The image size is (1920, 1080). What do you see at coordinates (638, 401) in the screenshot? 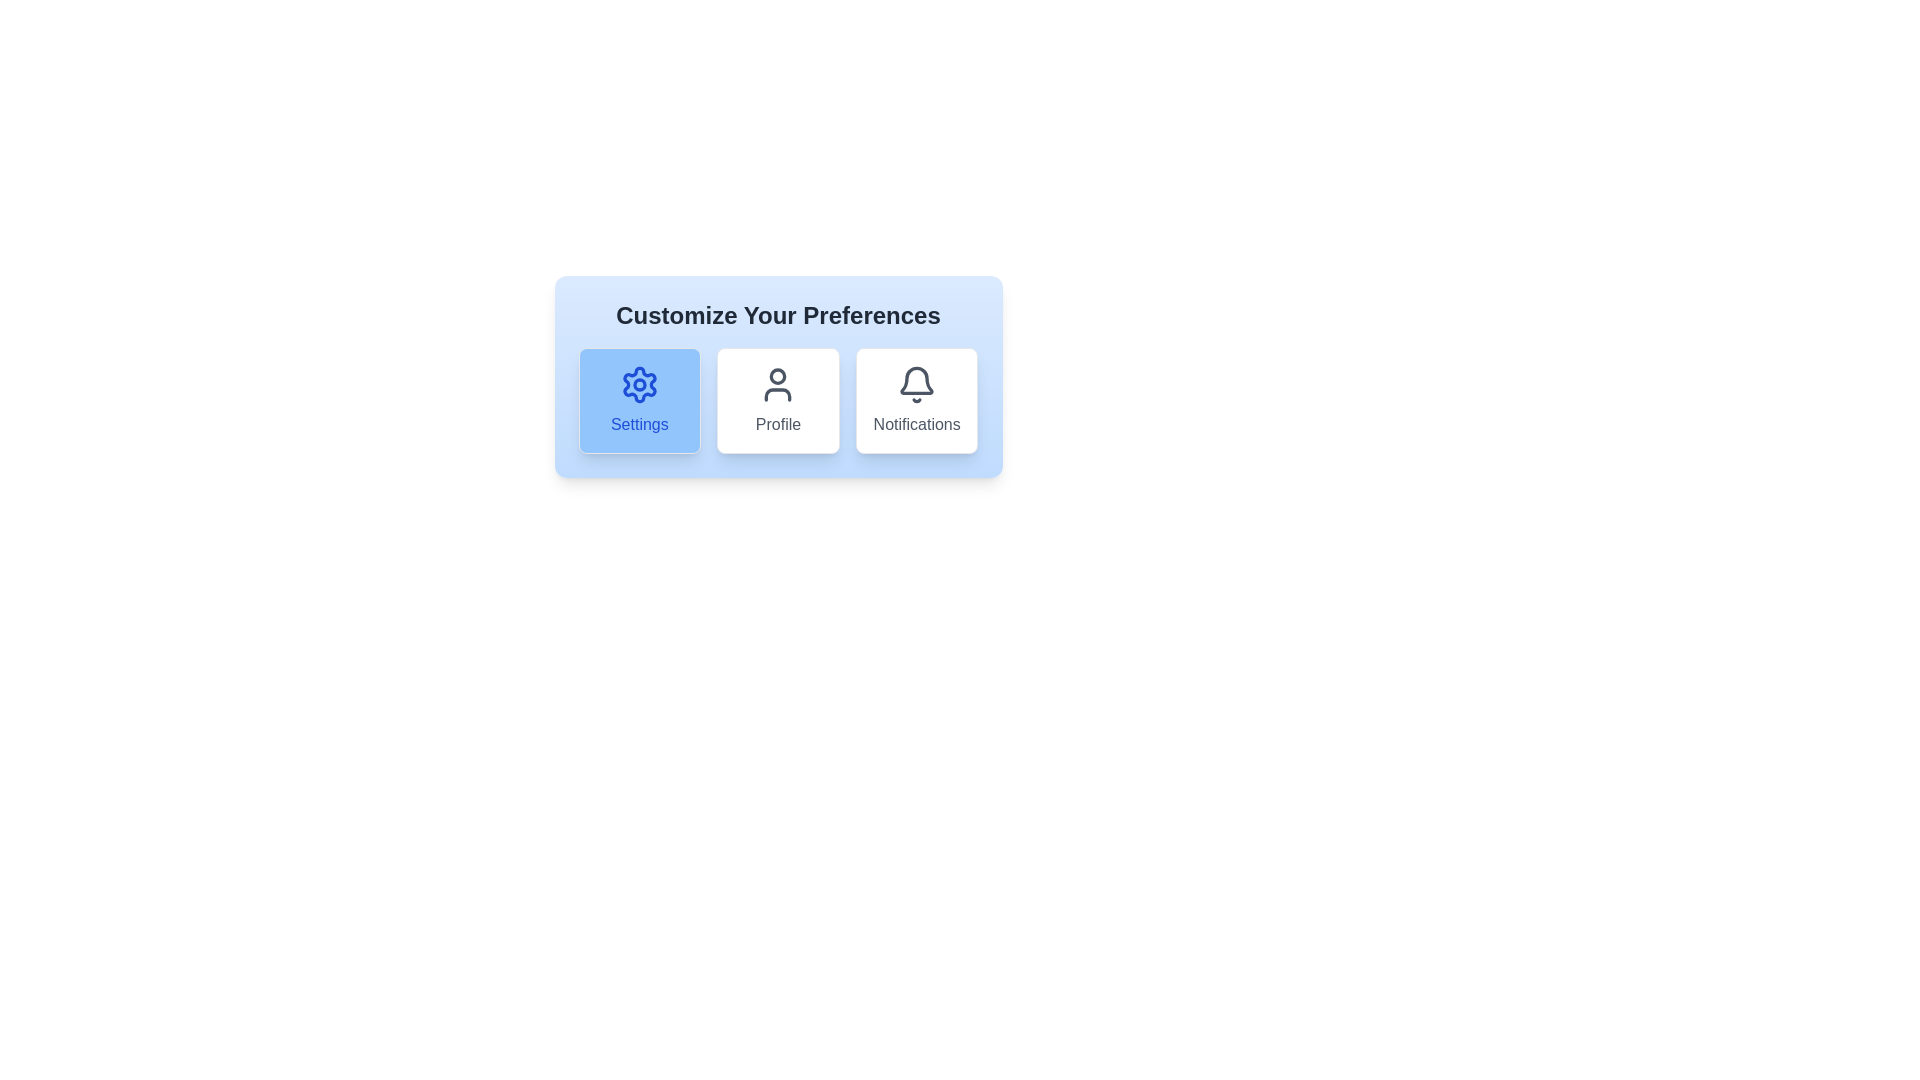
I see `the settings button, which is the first card on the left in a horizontal grid layout` at bounding box center [638, 401].